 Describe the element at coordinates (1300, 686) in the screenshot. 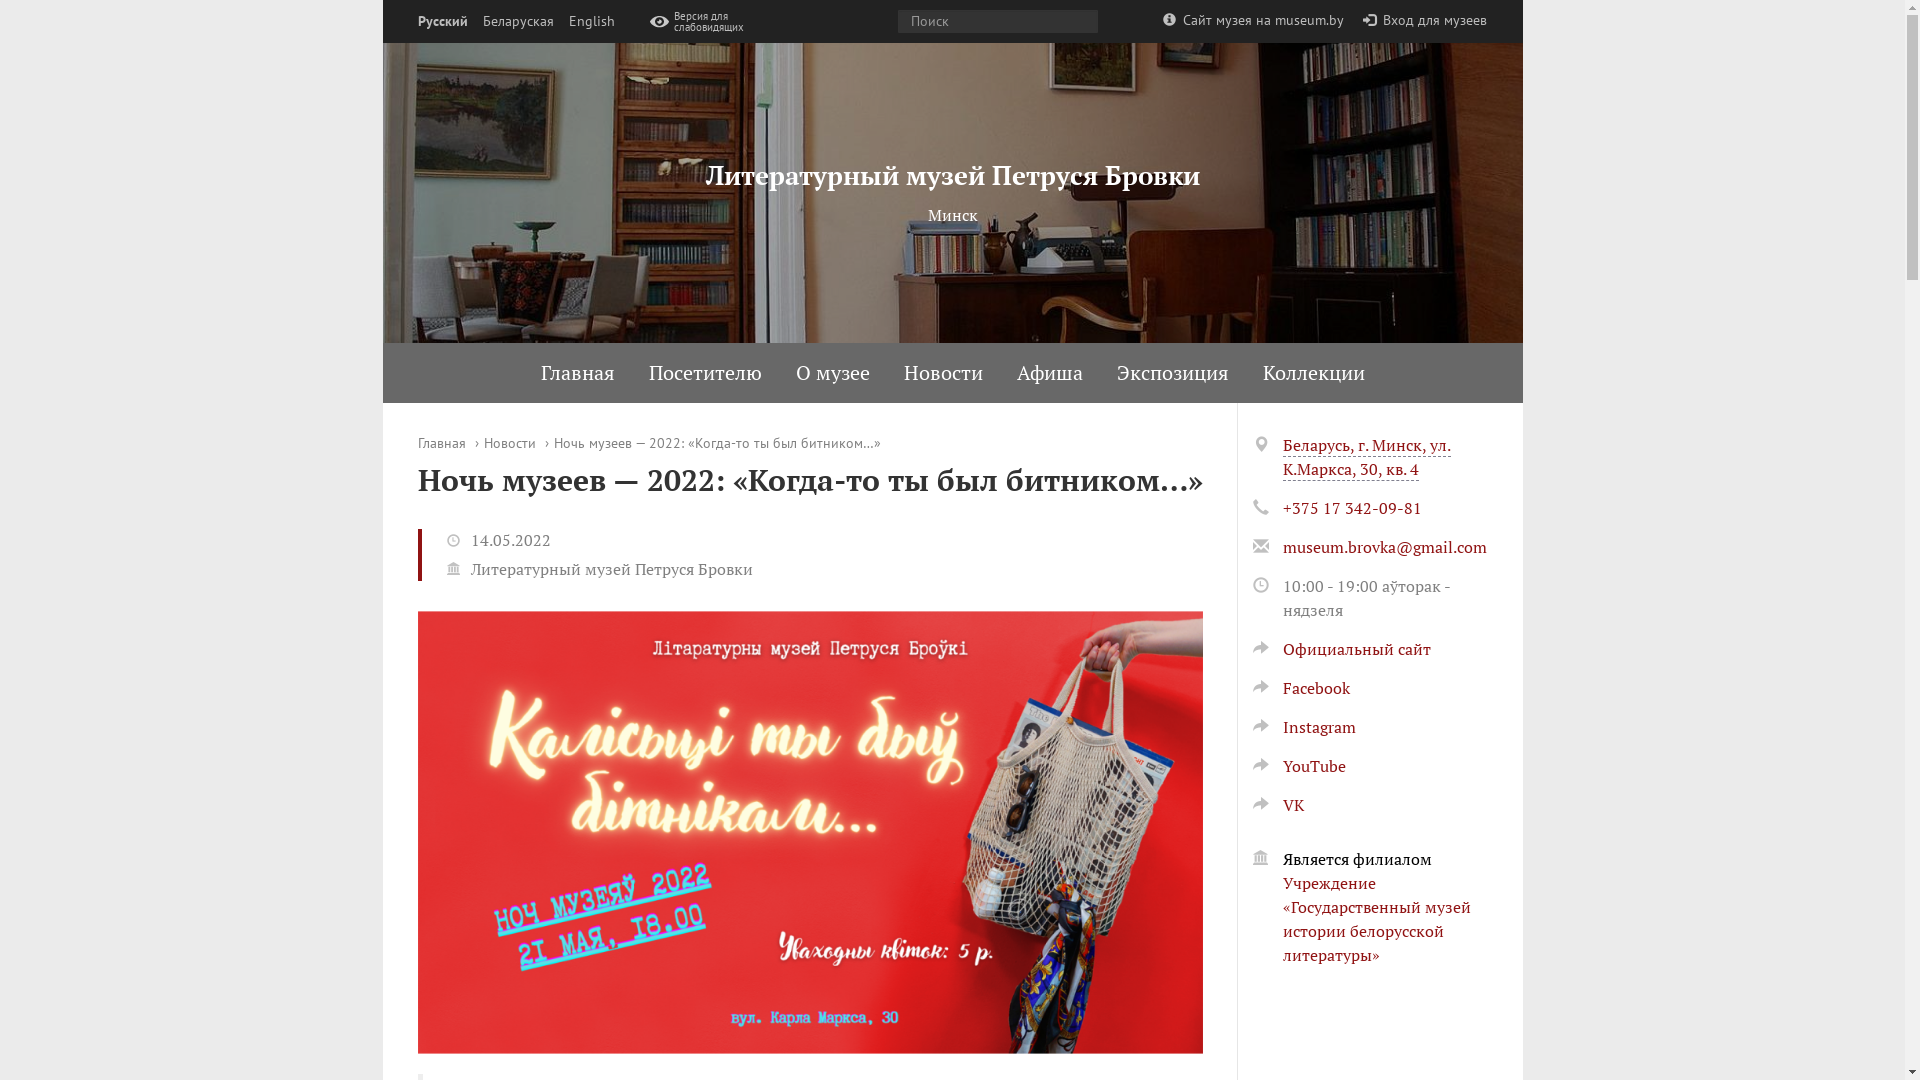

I see `'Facebook'` at that location.